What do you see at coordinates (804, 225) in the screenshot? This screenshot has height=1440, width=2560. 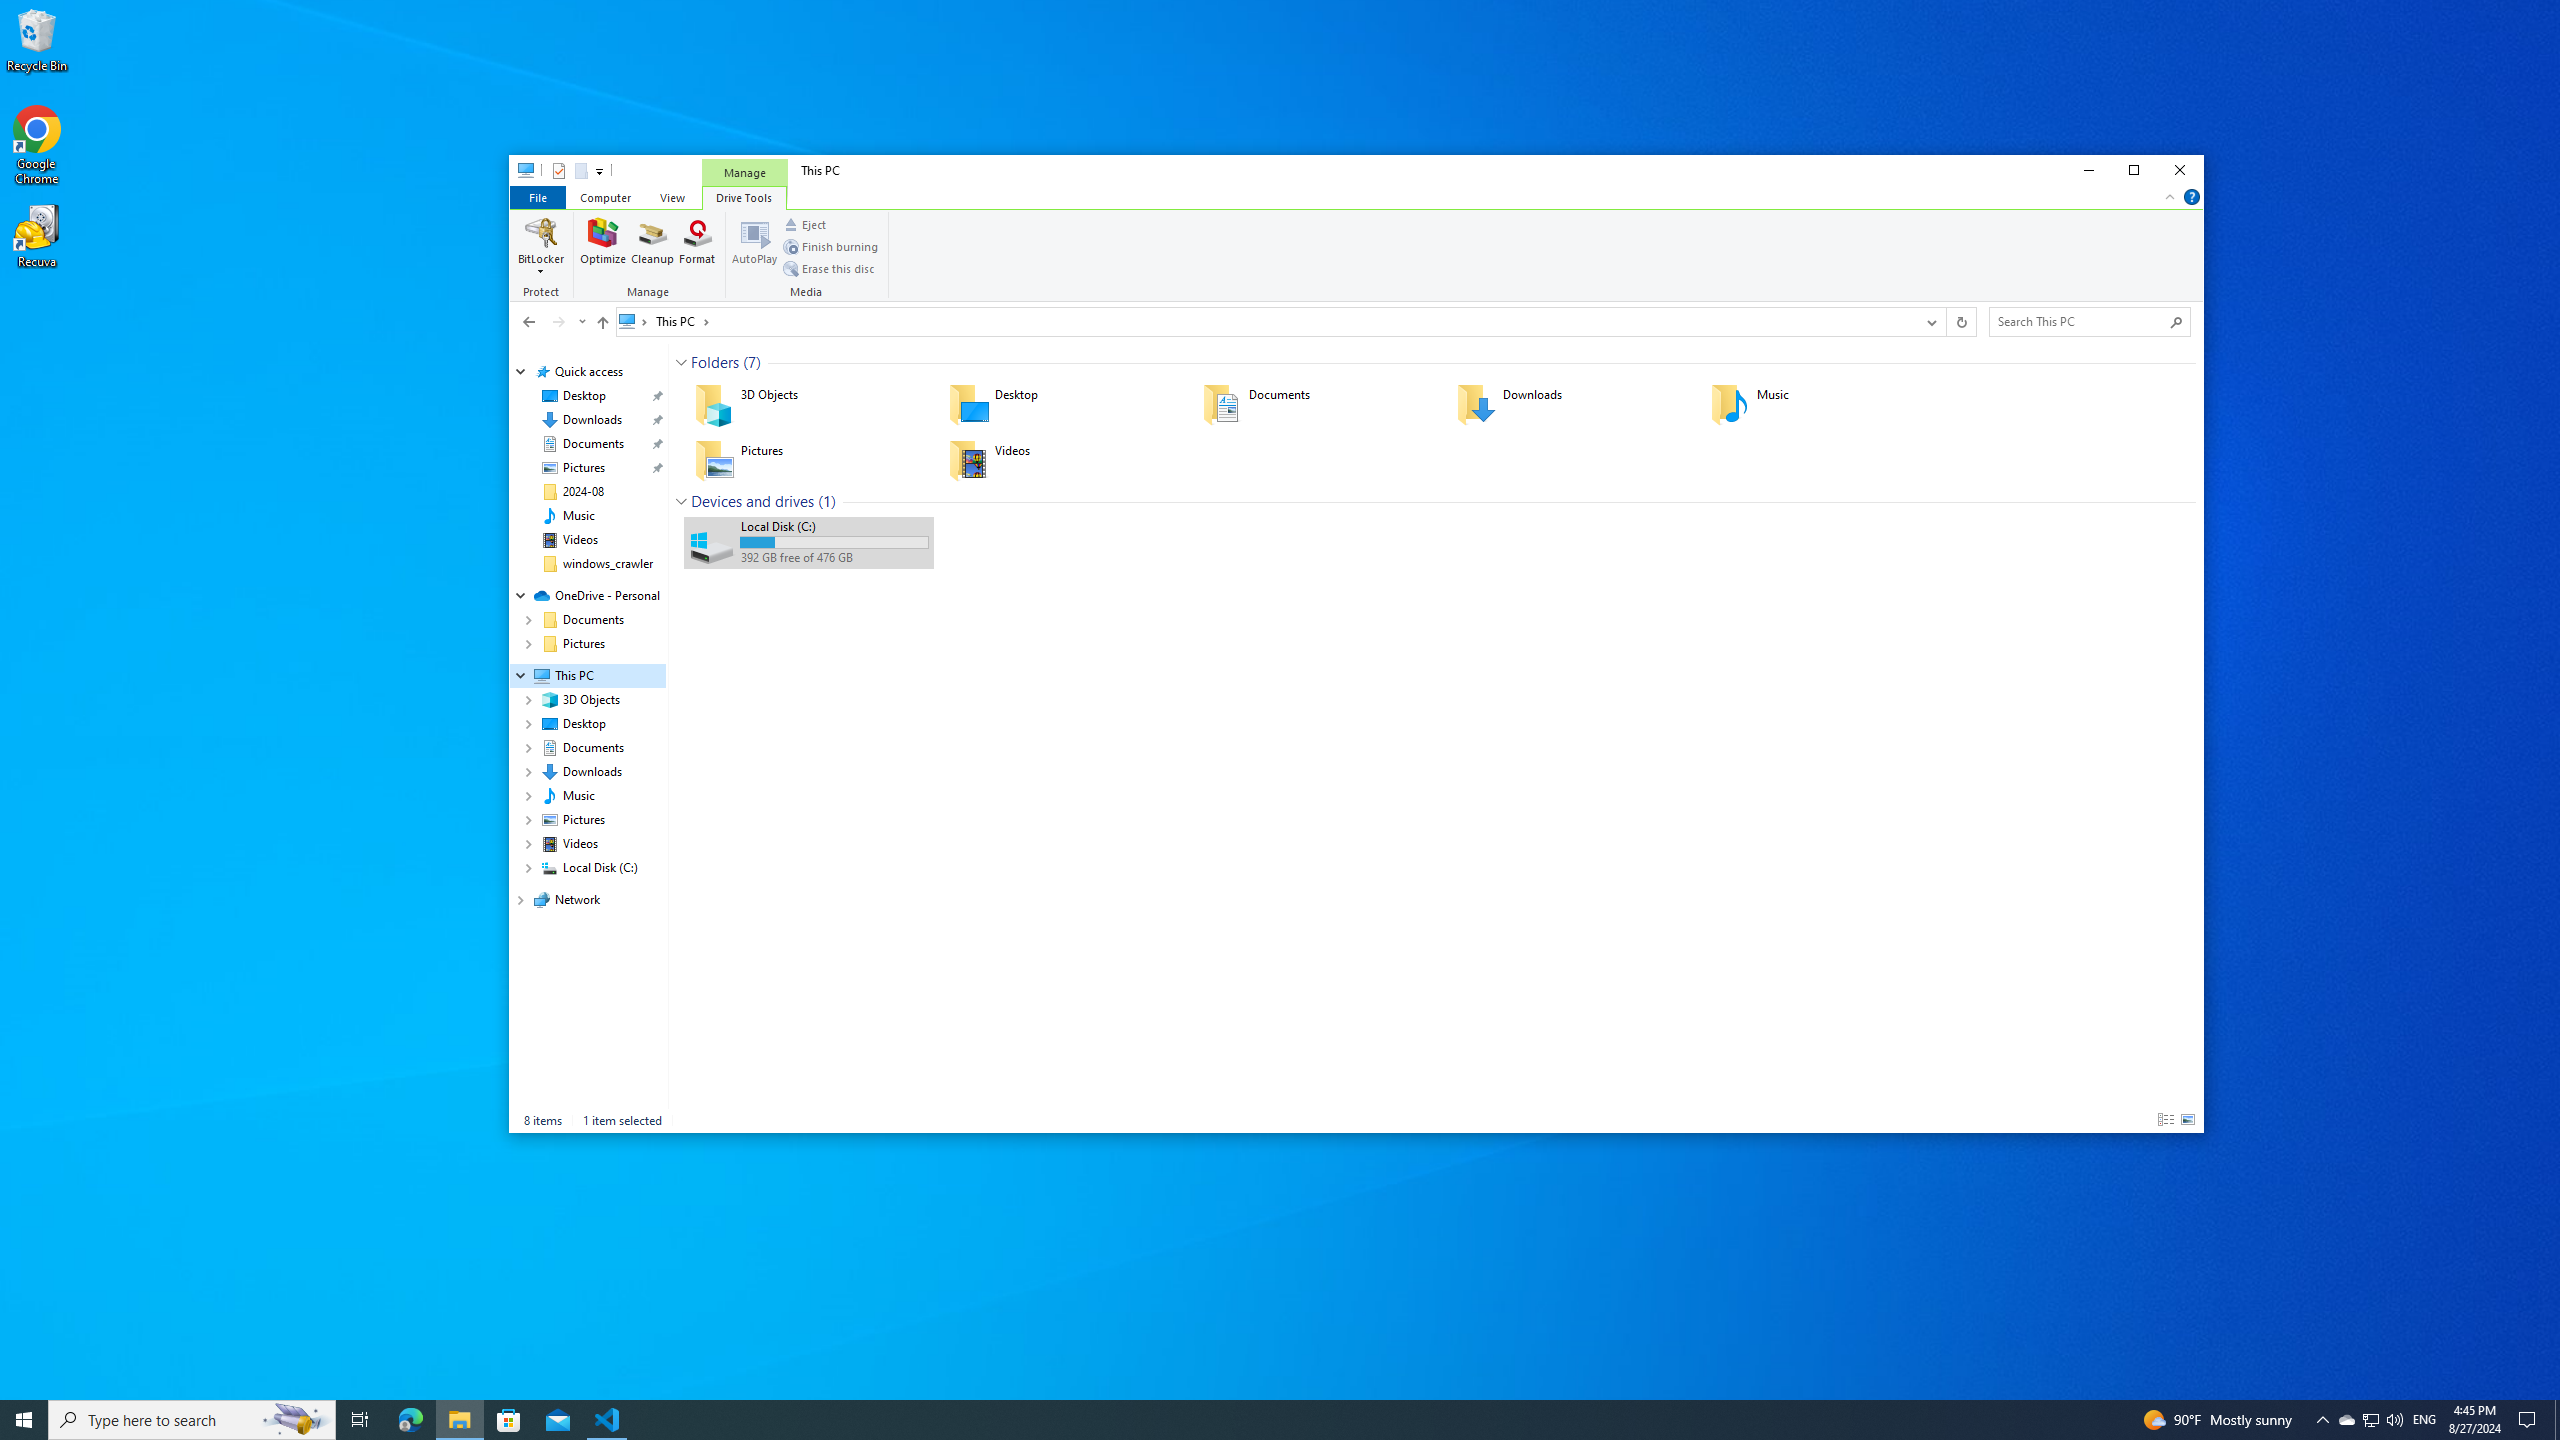 I see `'Eject'` at bounding box center [804, 225].